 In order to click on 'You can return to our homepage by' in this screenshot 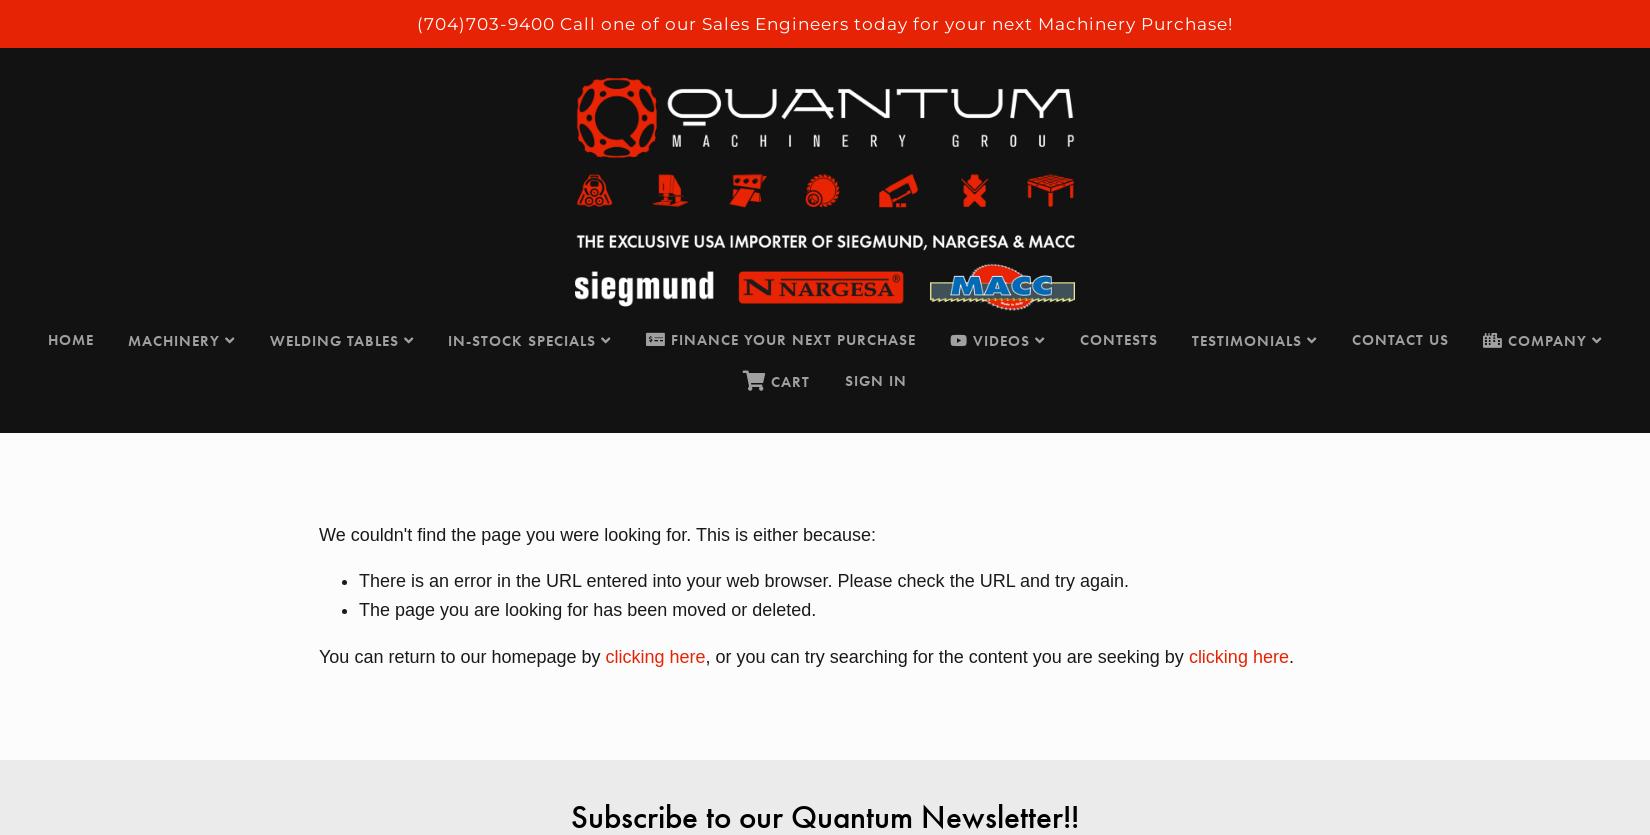, I will do `click(461, 654)`.